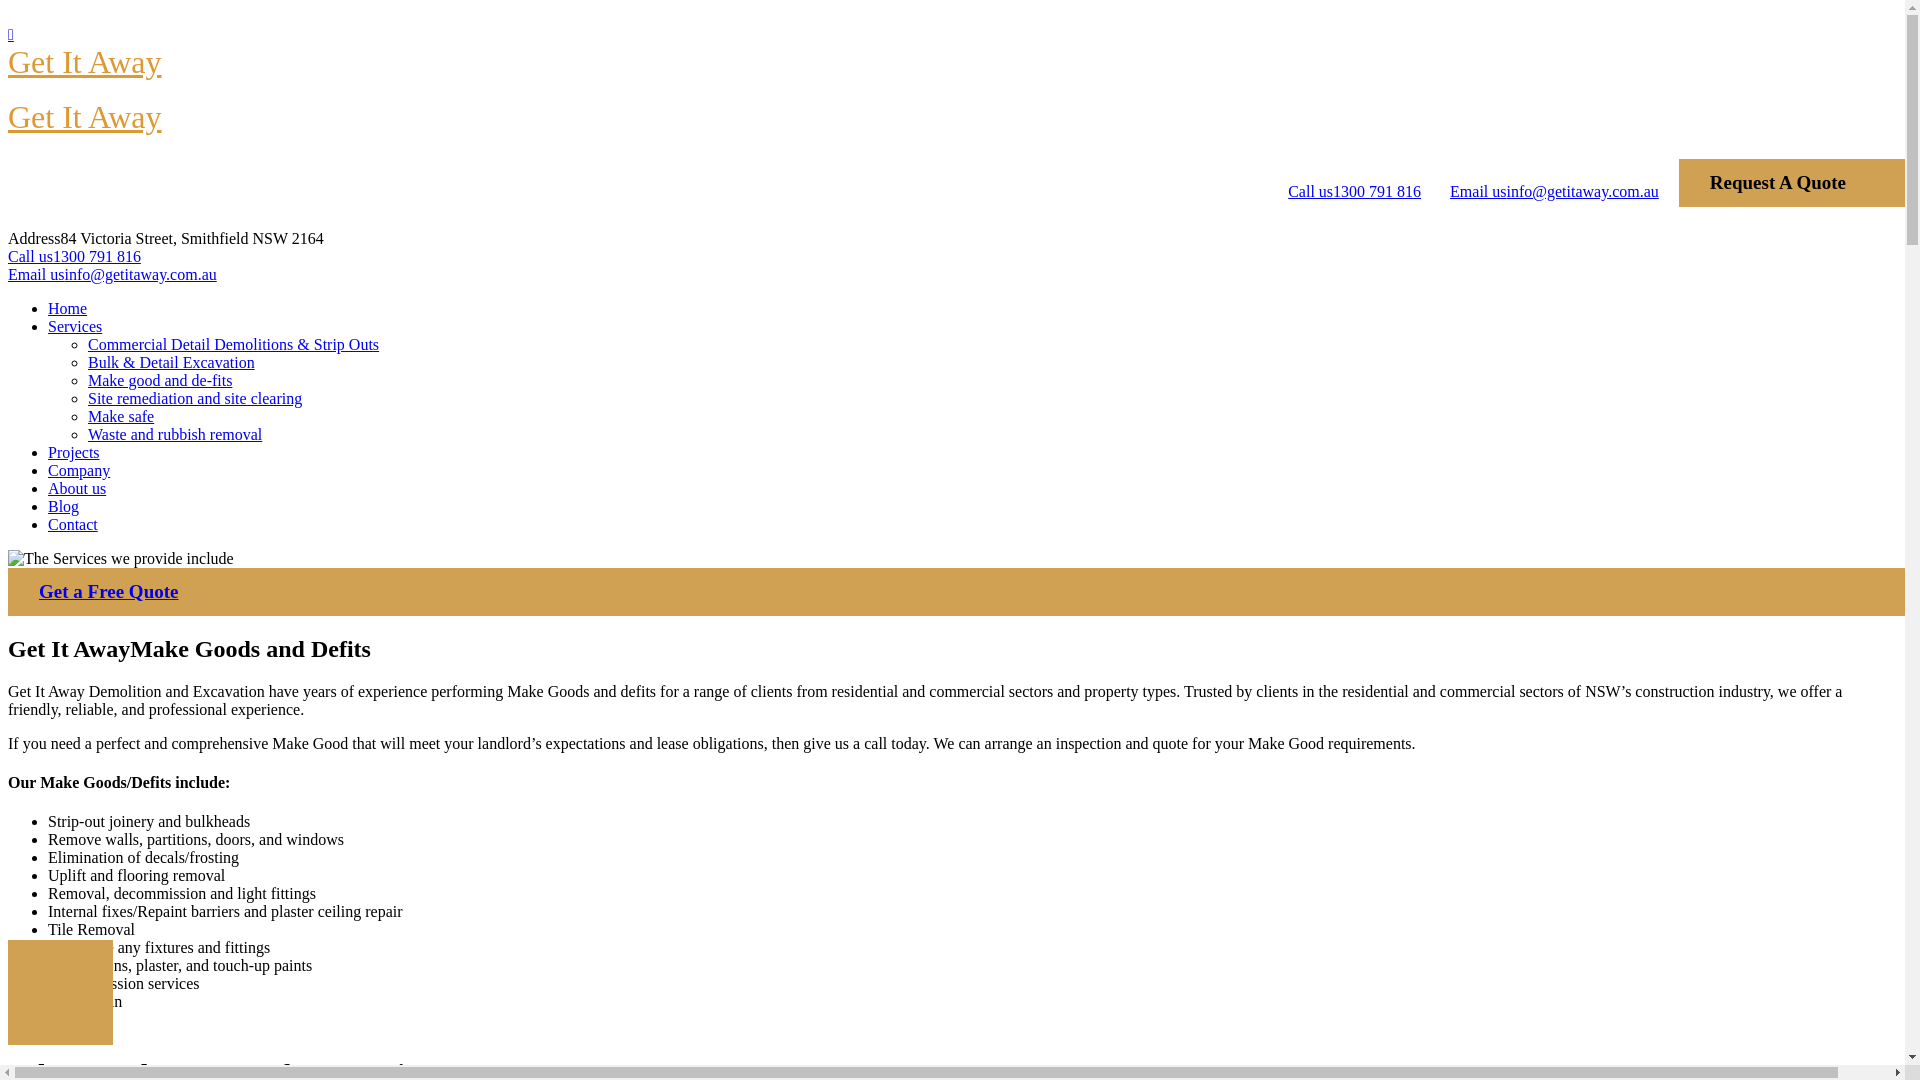 The image size is (1920, 1080). I want to click on 'The Services we provide include', so click(119, 559).